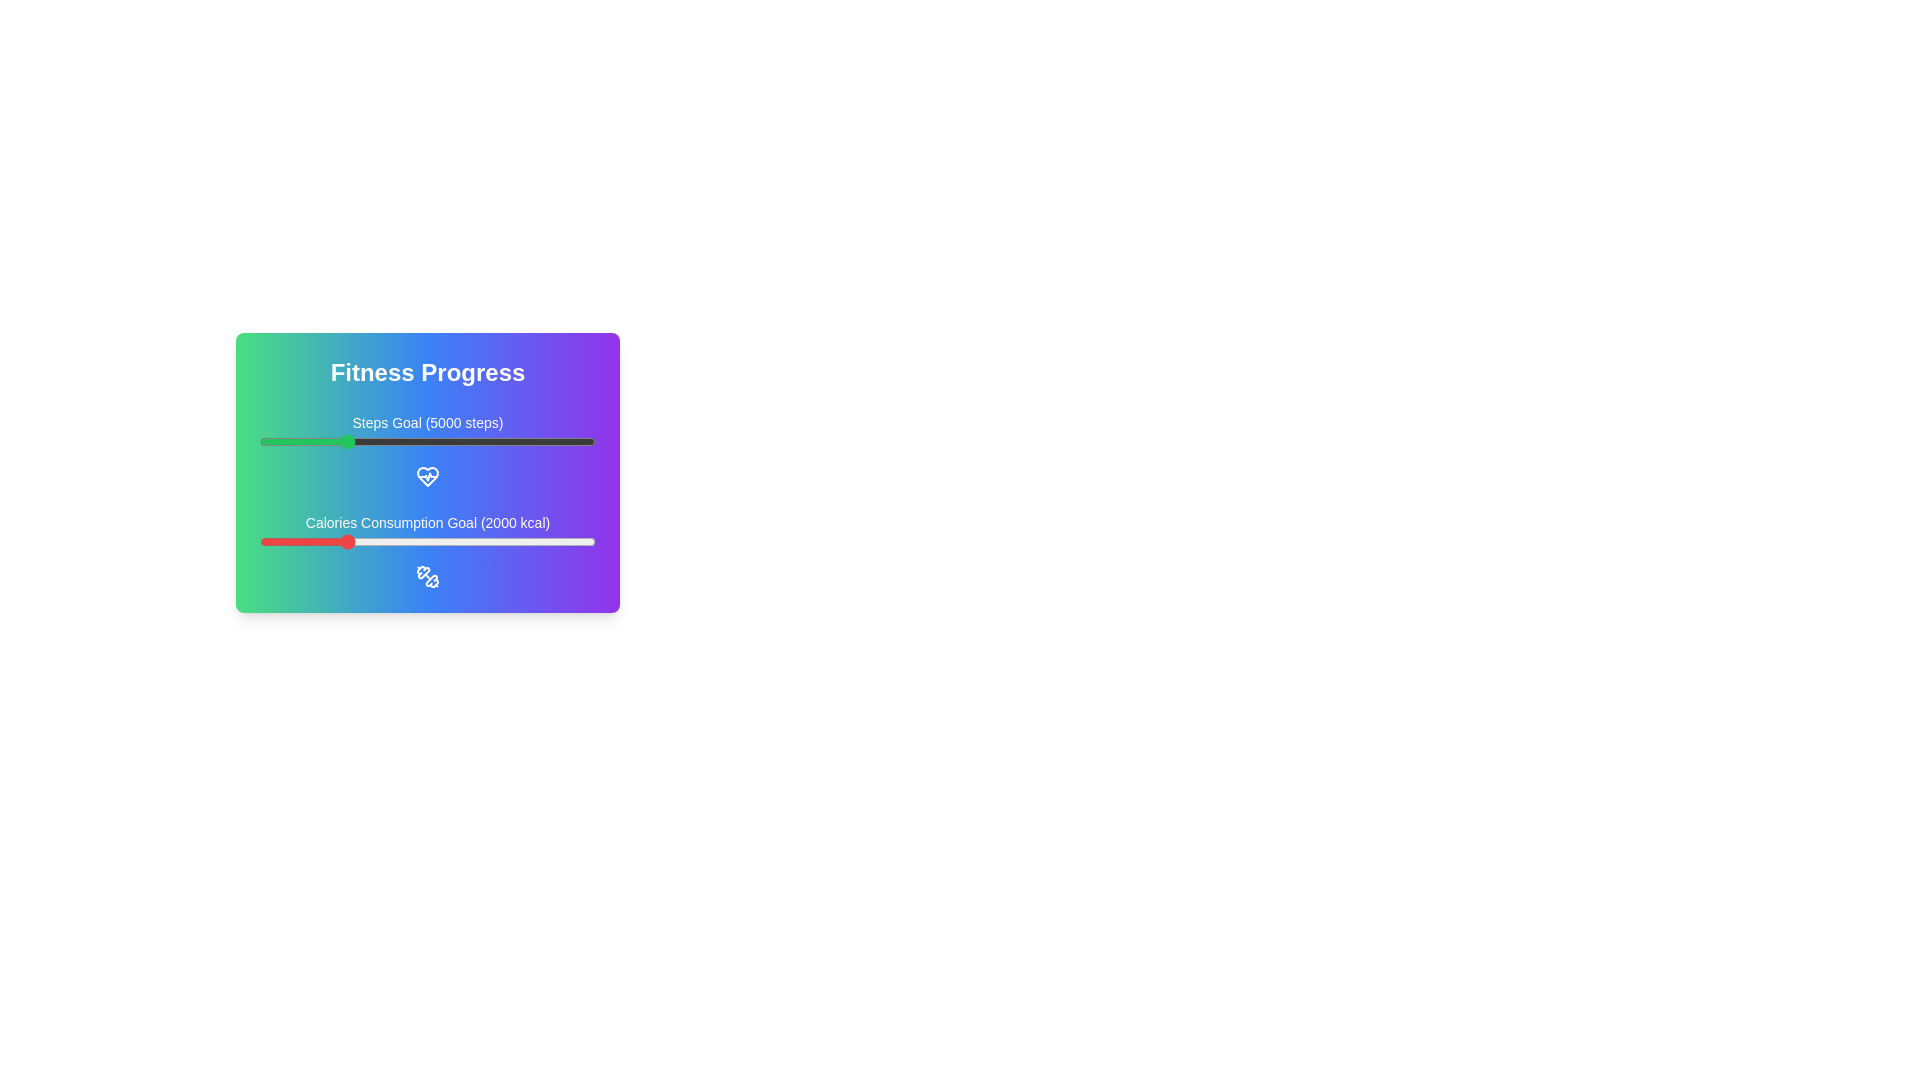 The height and width of the screenshot is (1080, 1920). I want to click on the decorative dumbbell icon, which is styled in white and located below the 'Calories Consumption Goal (2000 kcal)' slider, so click(426, 577).